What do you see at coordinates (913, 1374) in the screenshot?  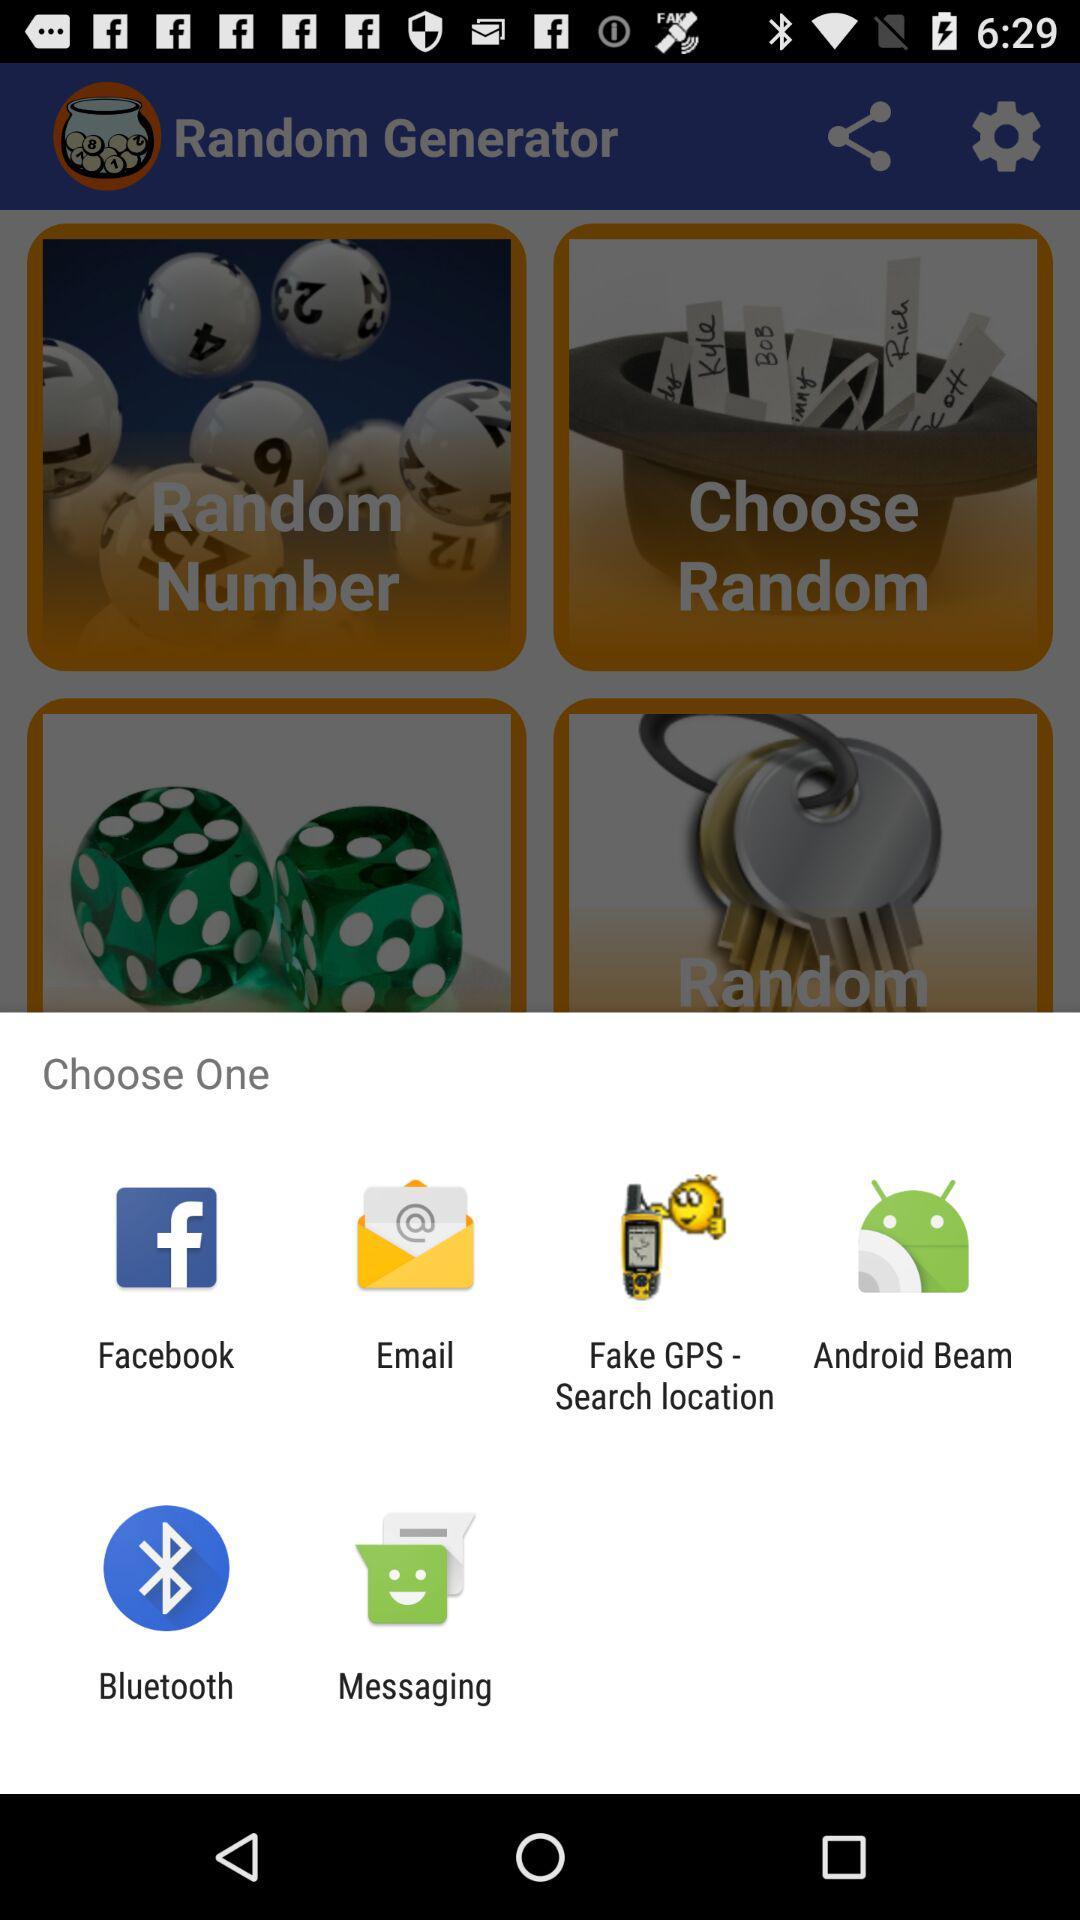 I see `android beam icon` at bounding box center [913, 1374].